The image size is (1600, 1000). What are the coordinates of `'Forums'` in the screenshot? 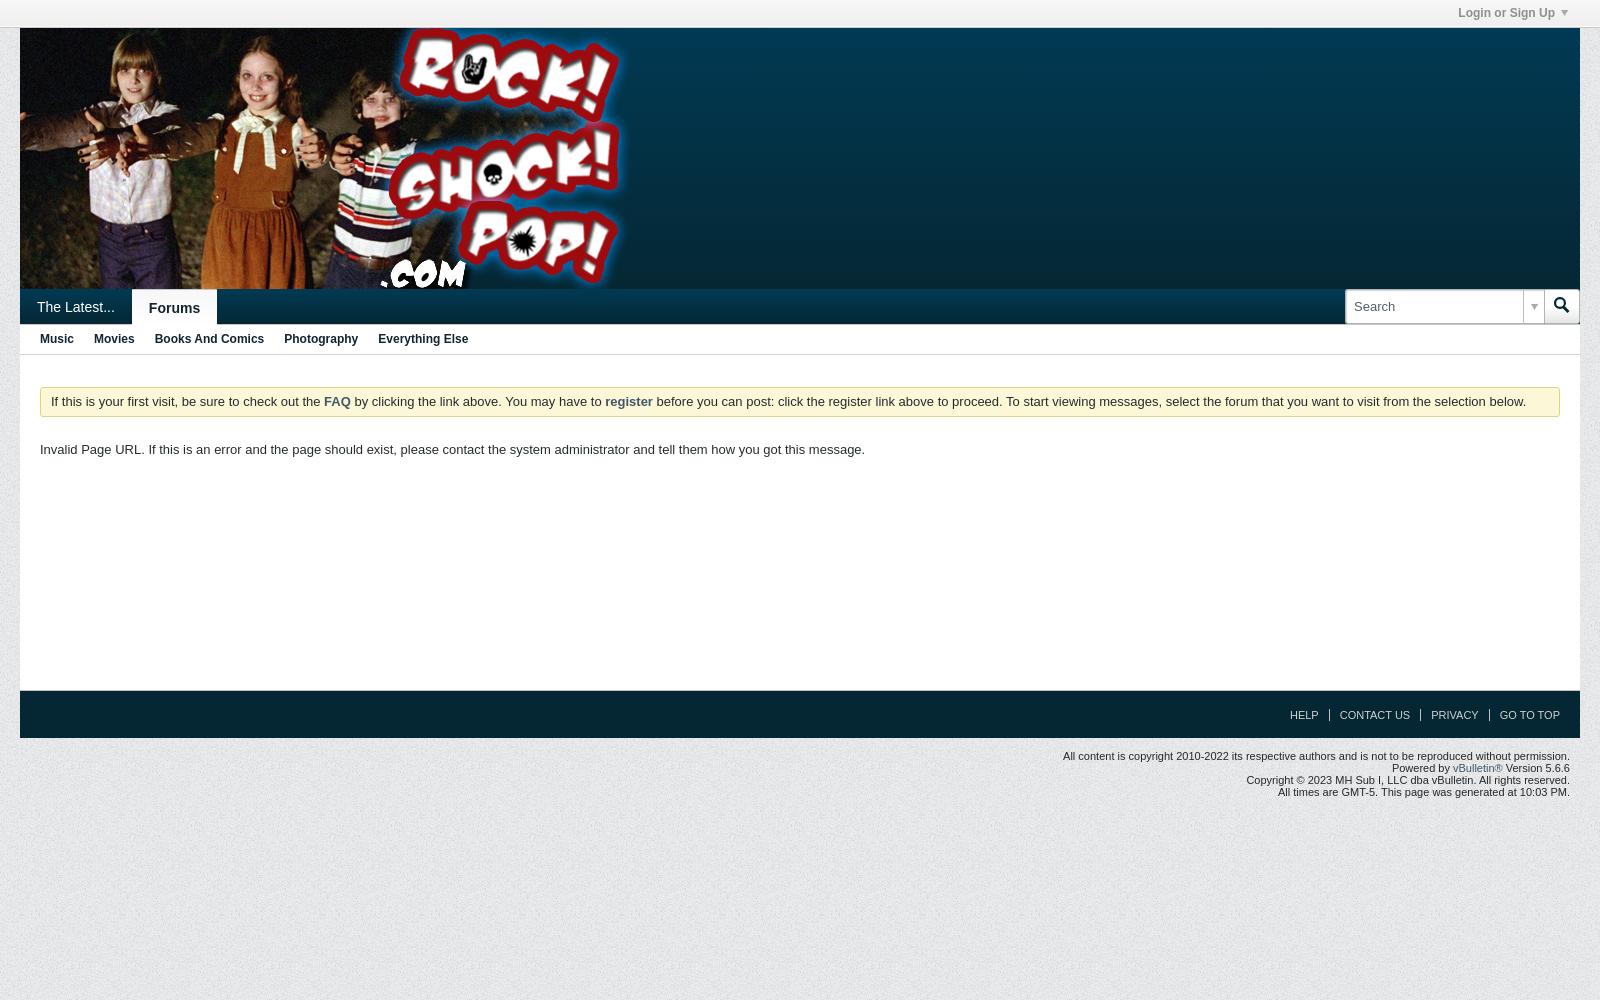 It's located at (172, 308).